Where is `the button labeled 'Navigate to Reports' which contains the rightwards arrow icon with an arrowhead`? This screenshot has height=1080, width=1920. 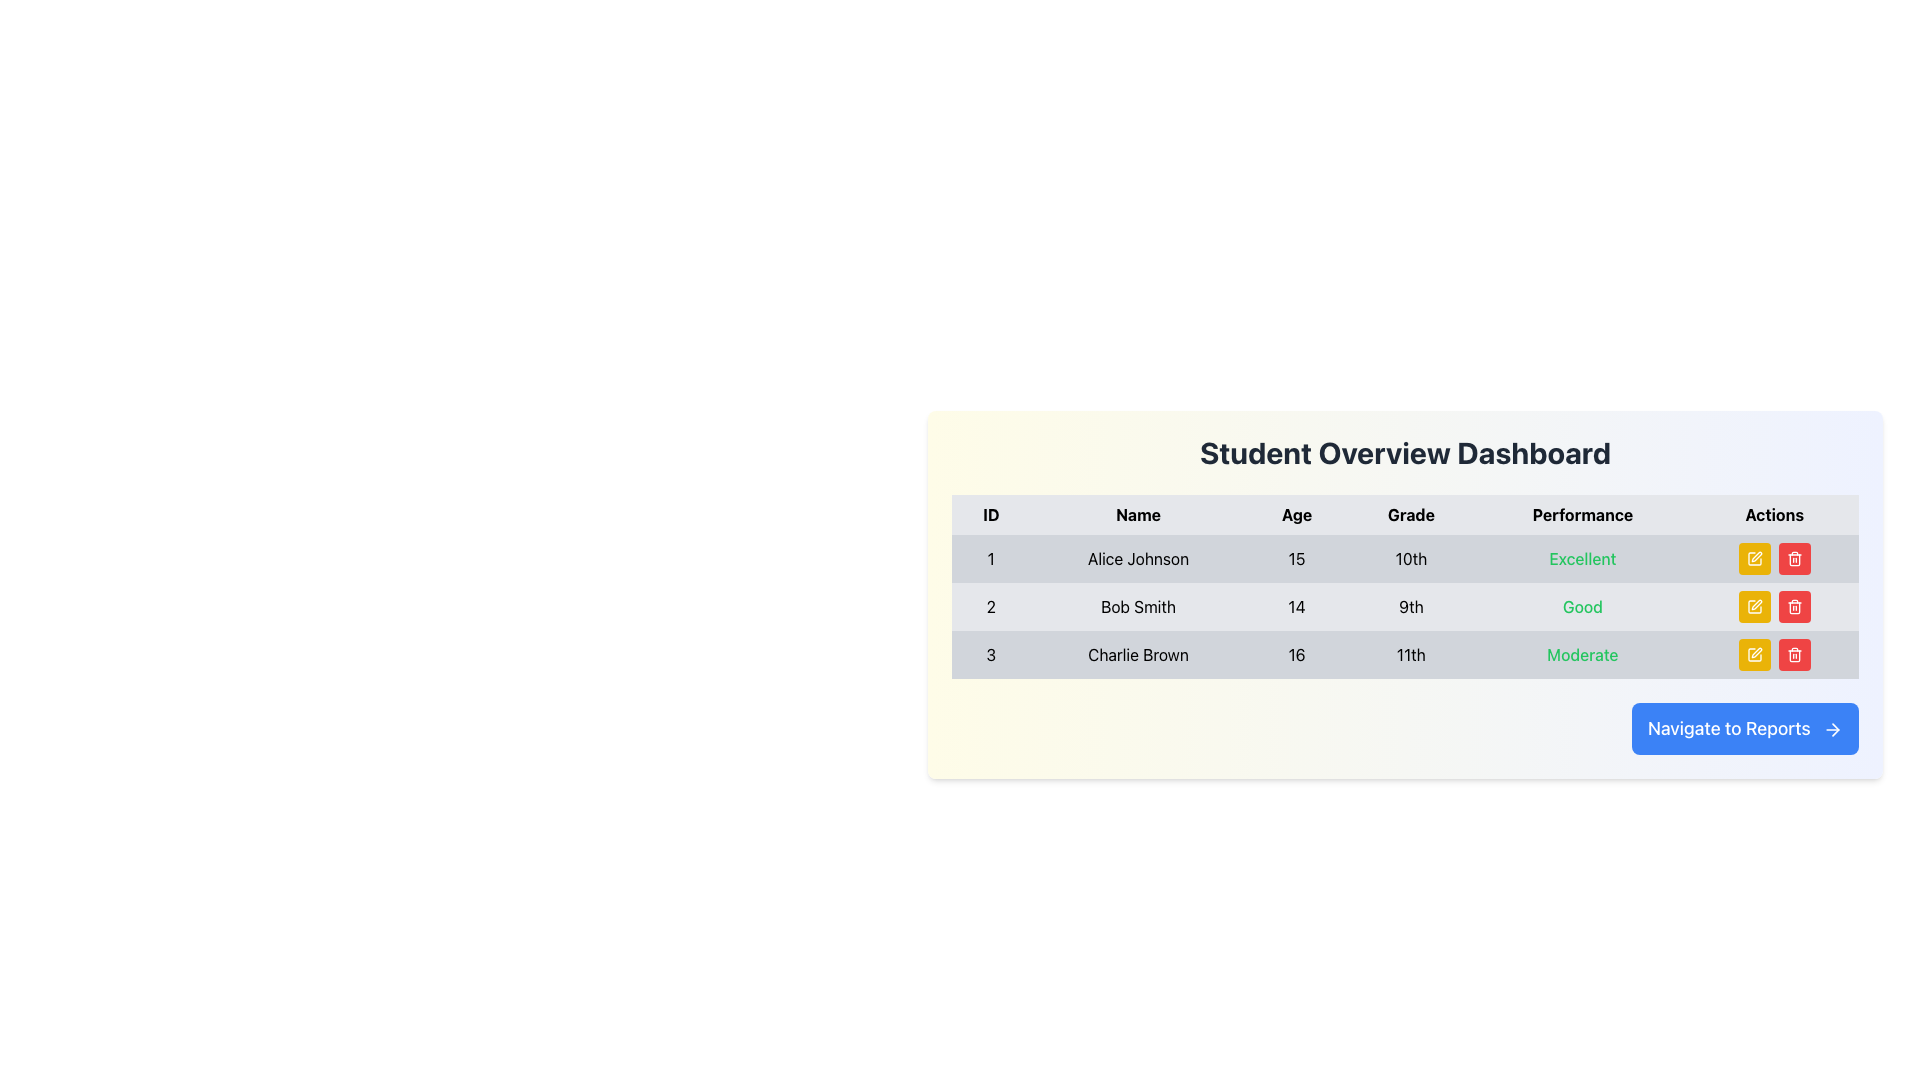 the button labeled 'Navigate to Reports' which contains the rightwards arrow icon with an arrowhead is located at coordinates (1835, 730).